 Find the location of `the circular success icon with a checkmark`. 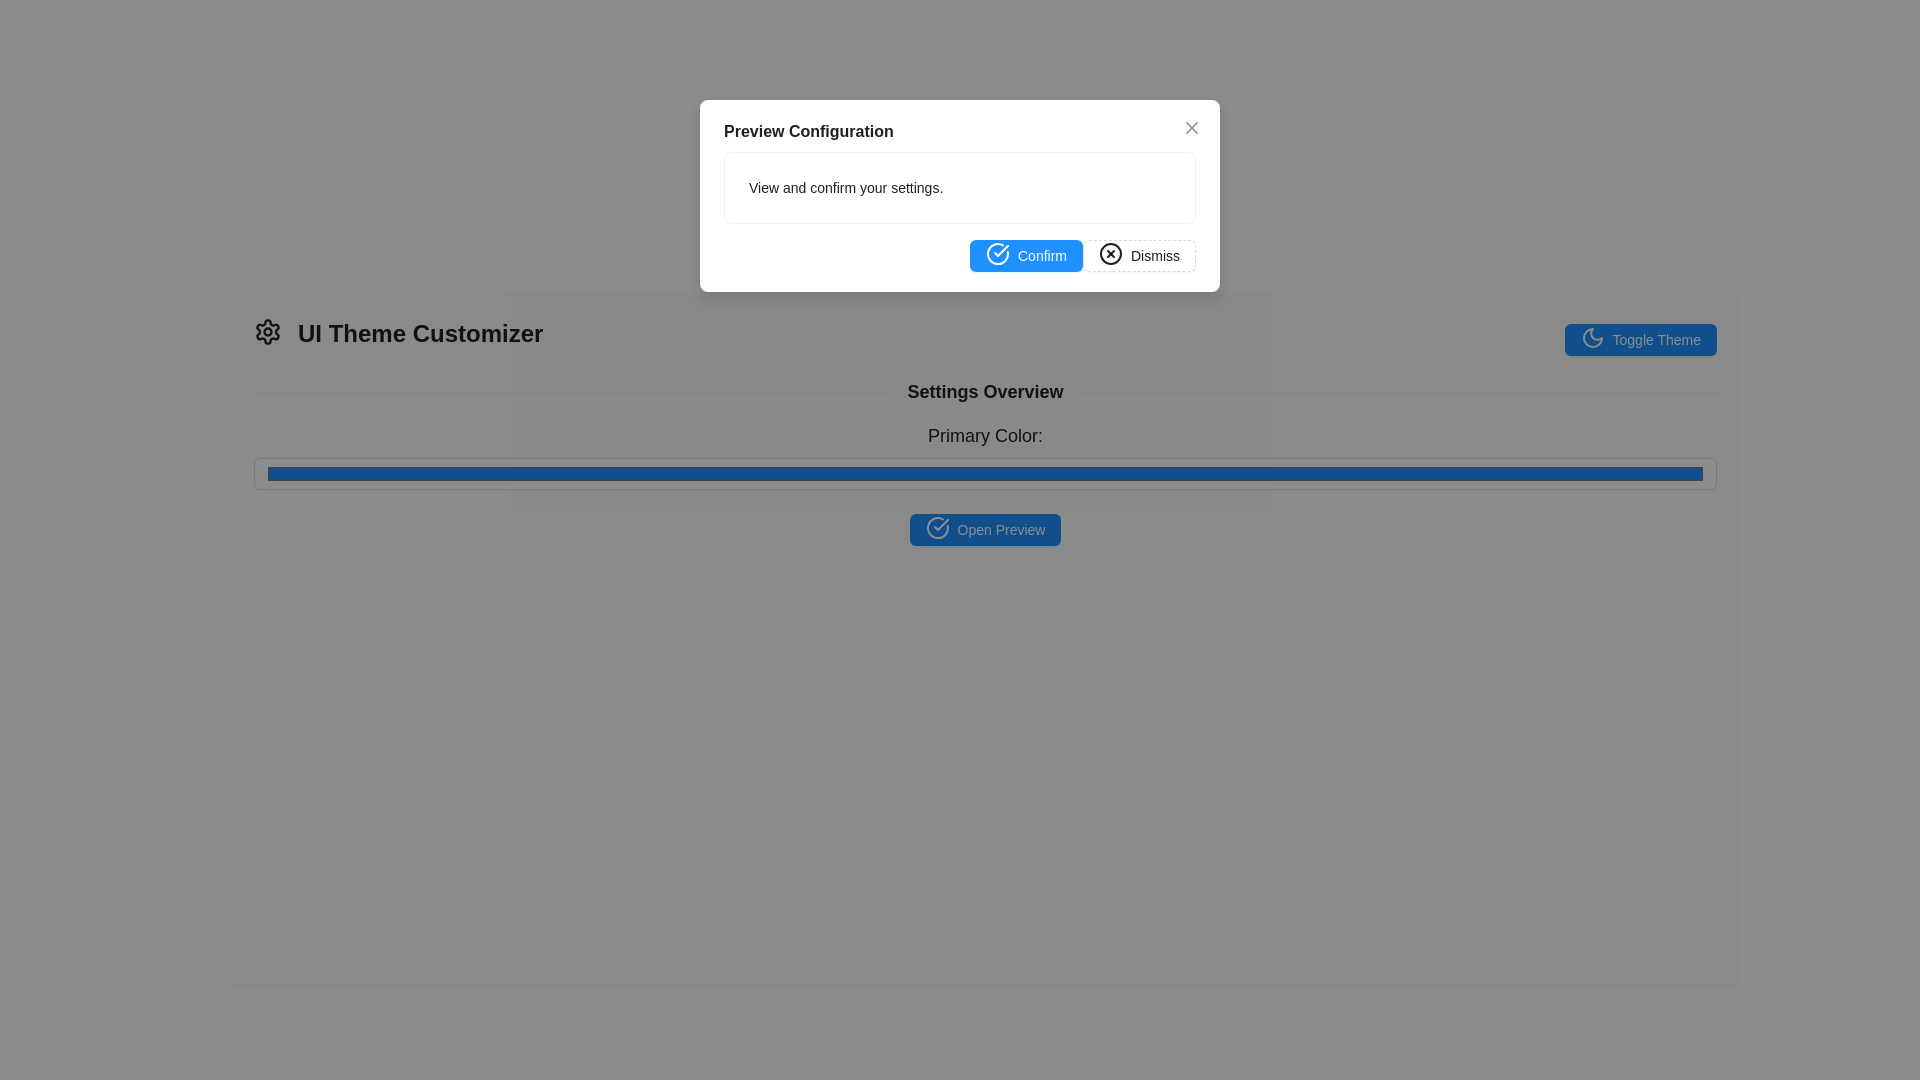

the circular success icon with a checkmark is located at coordinates (936, 526).